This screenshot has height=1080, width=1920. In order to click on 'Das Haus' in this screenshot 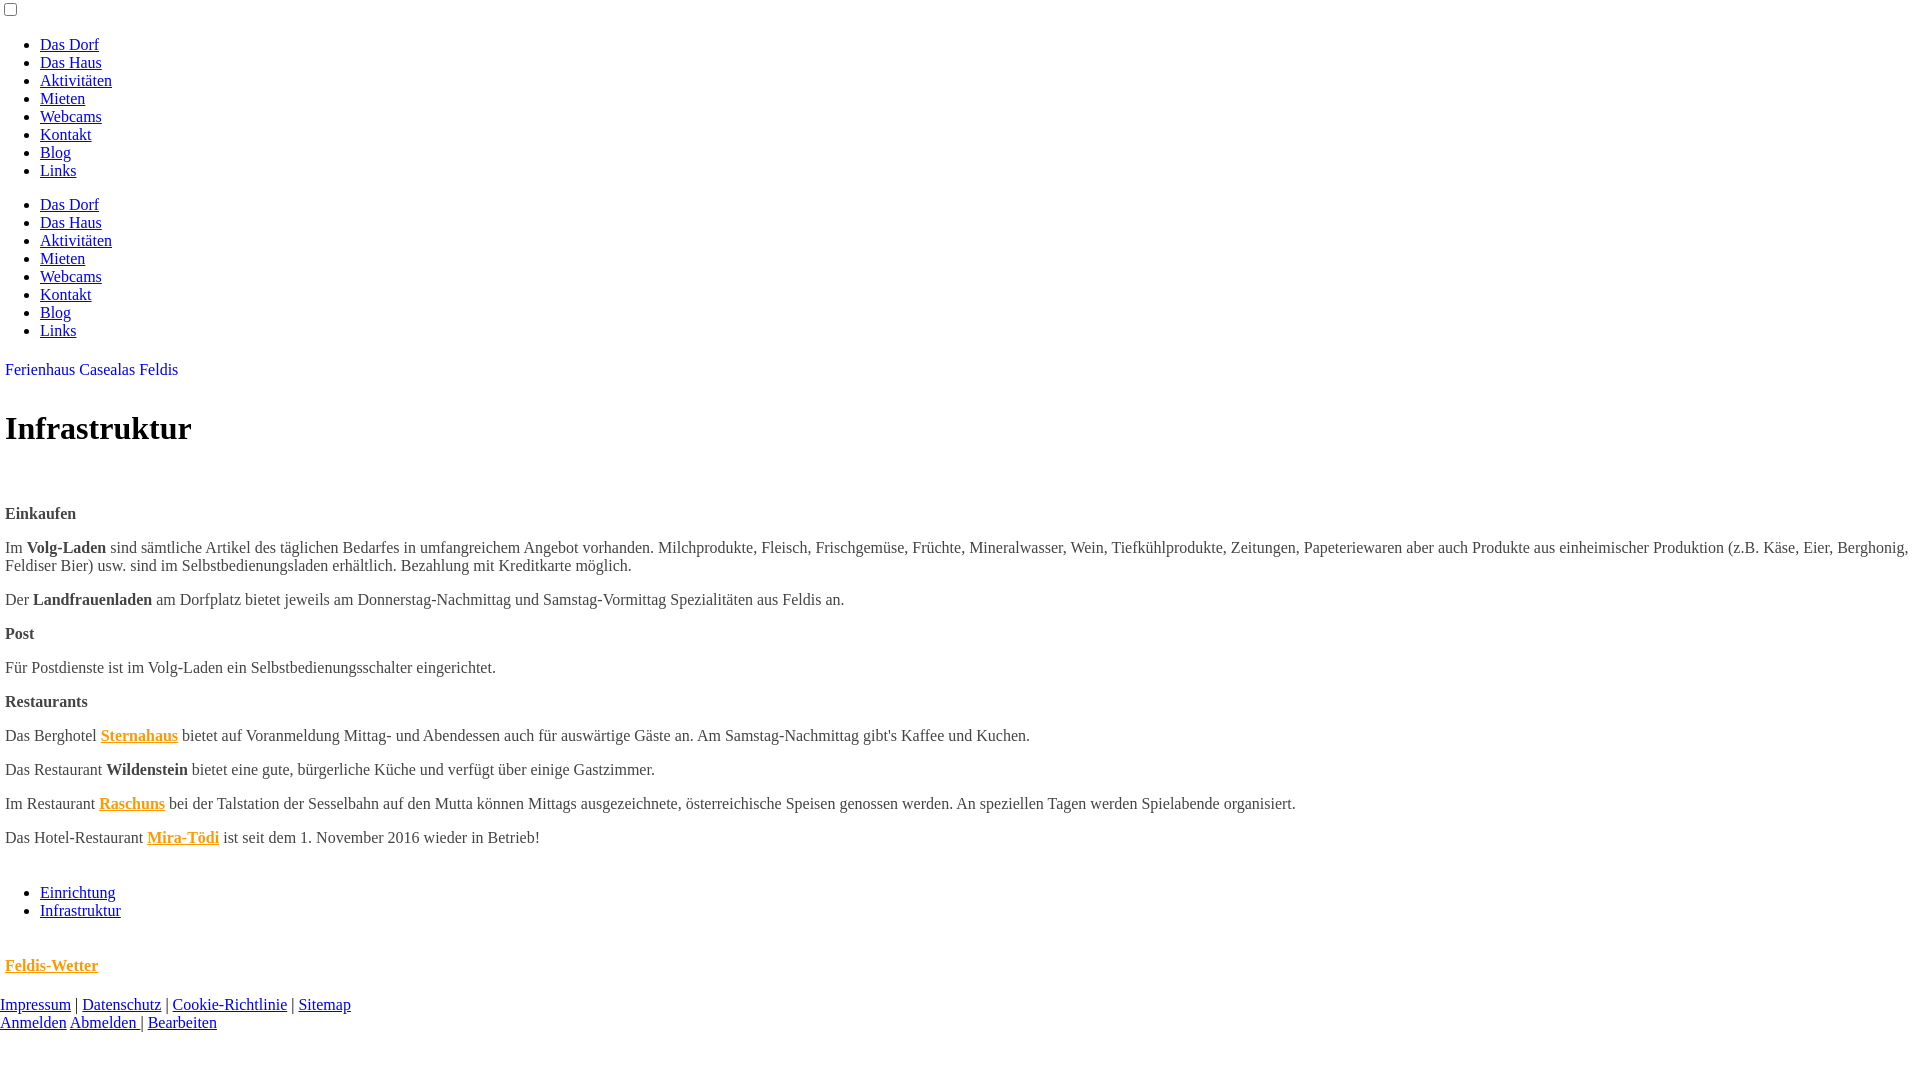, I will do `click(71, 61)`.